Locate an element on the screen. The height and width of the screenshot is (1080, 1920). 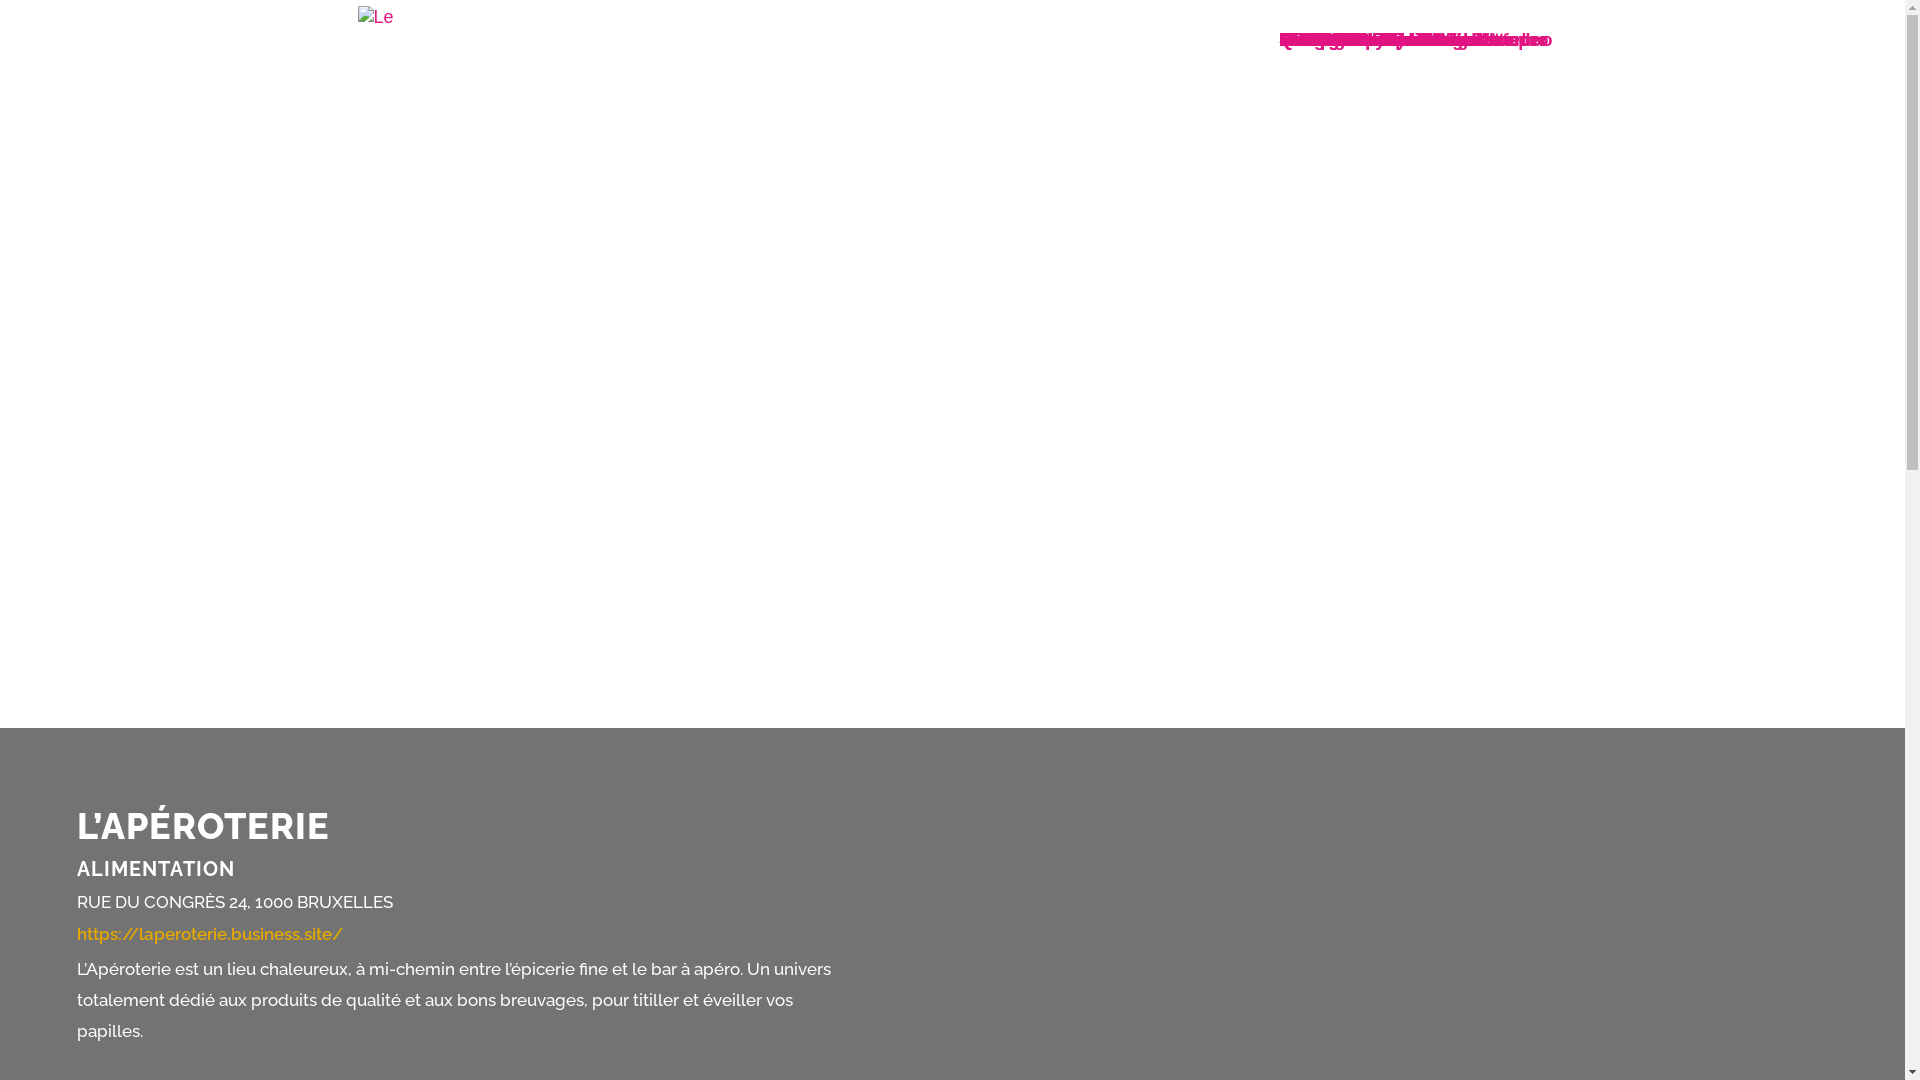
'Rue de Namur - Bd de Waterloo' is located at coordinates (1412, 39).